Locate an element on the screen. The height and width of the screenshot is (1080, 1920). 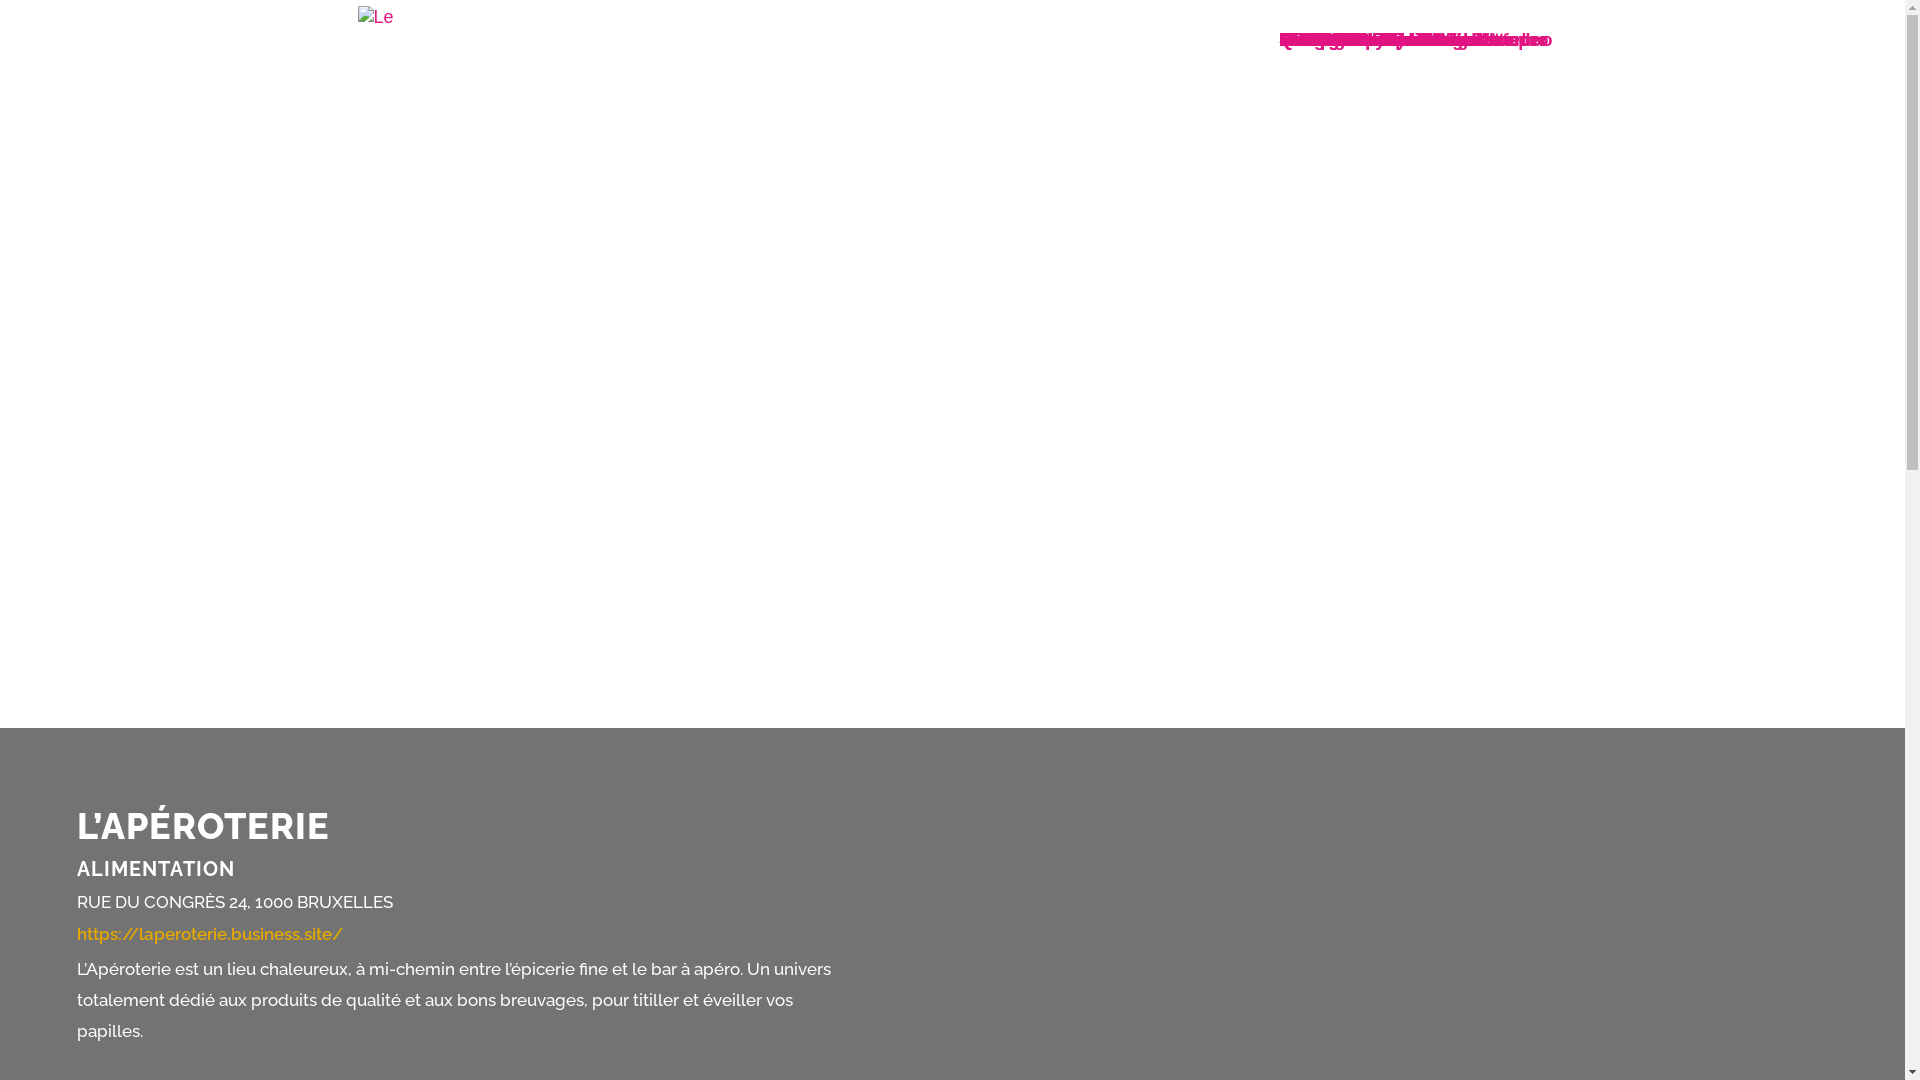
'Rue de Namur - Bd de Waterloo' is located at coordinates (1412, 39).